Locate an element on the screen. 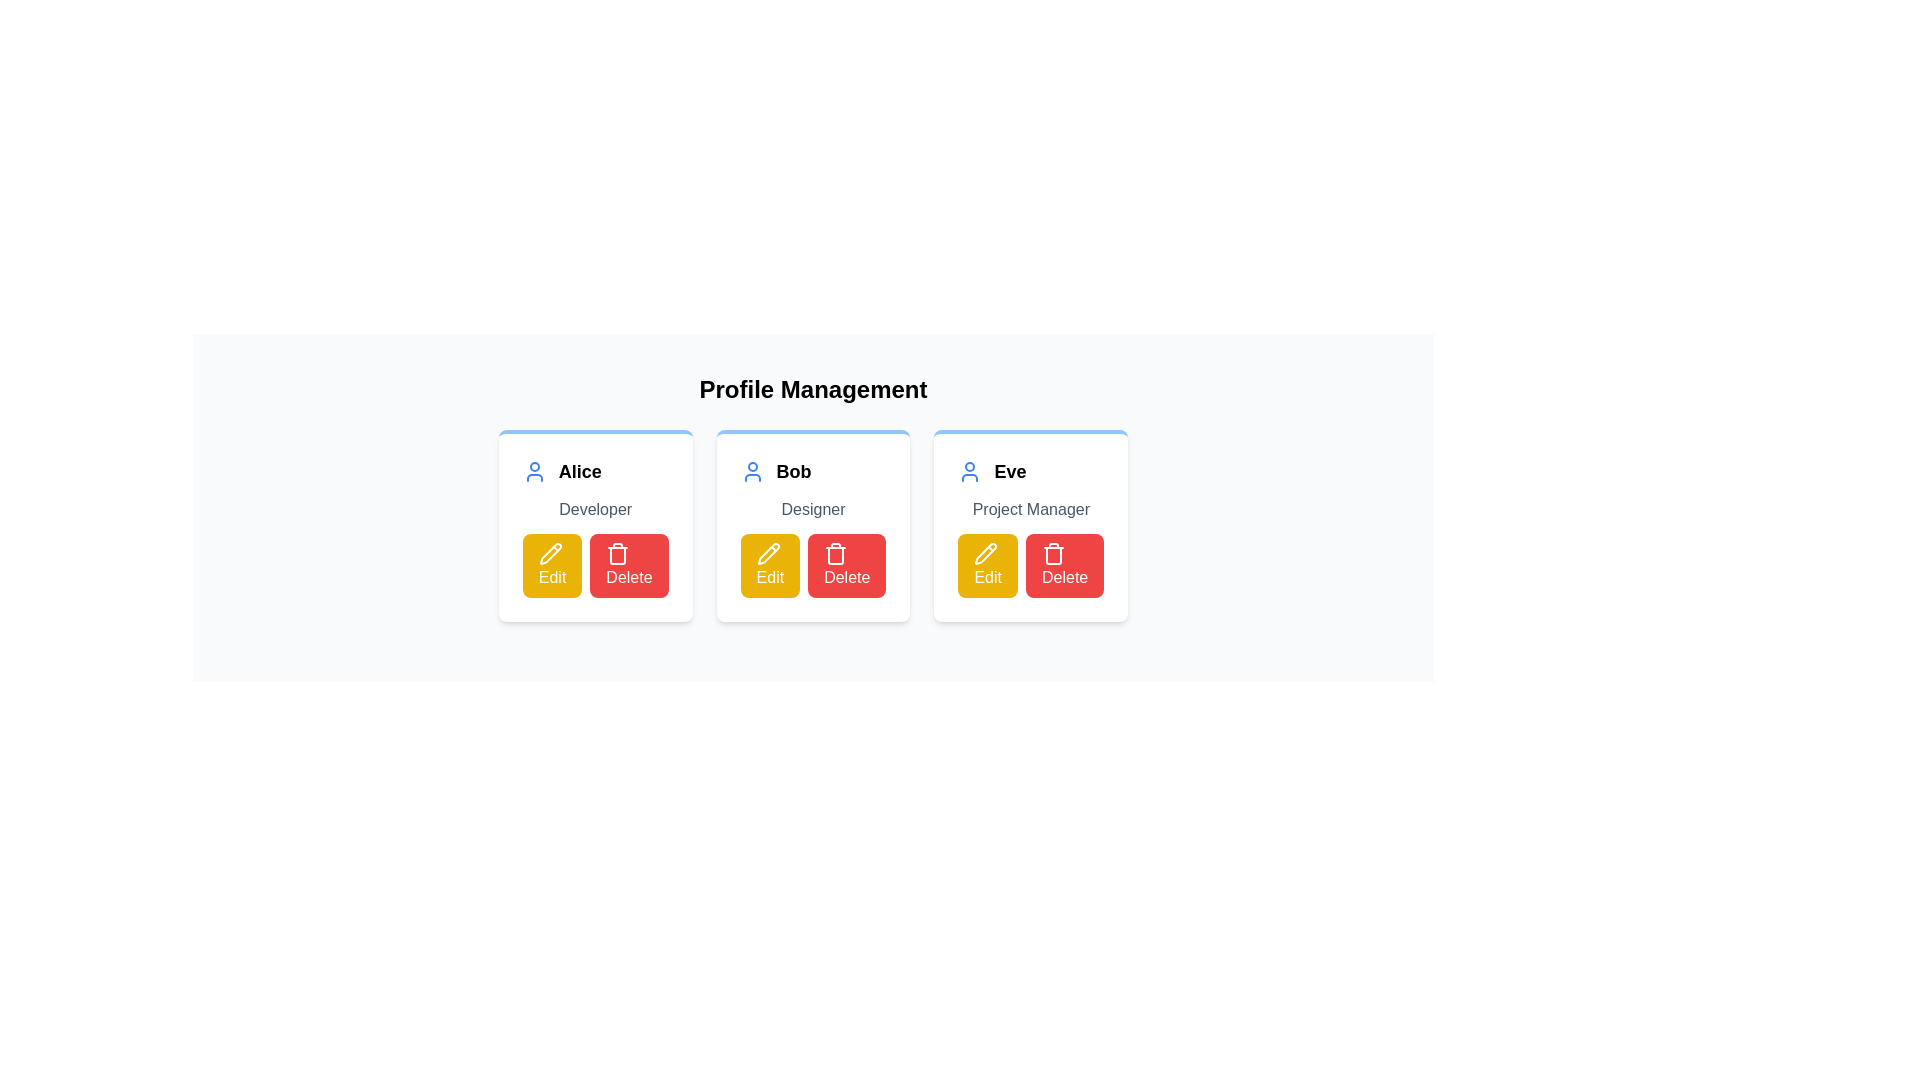 Image resolution: width=1920 pixels, height=1080 pixels. the text label displaying 'Project Manager', which is styled in gray and located in the bottom section of the card related to 'Eve' is located at coordinates (1031, 508).